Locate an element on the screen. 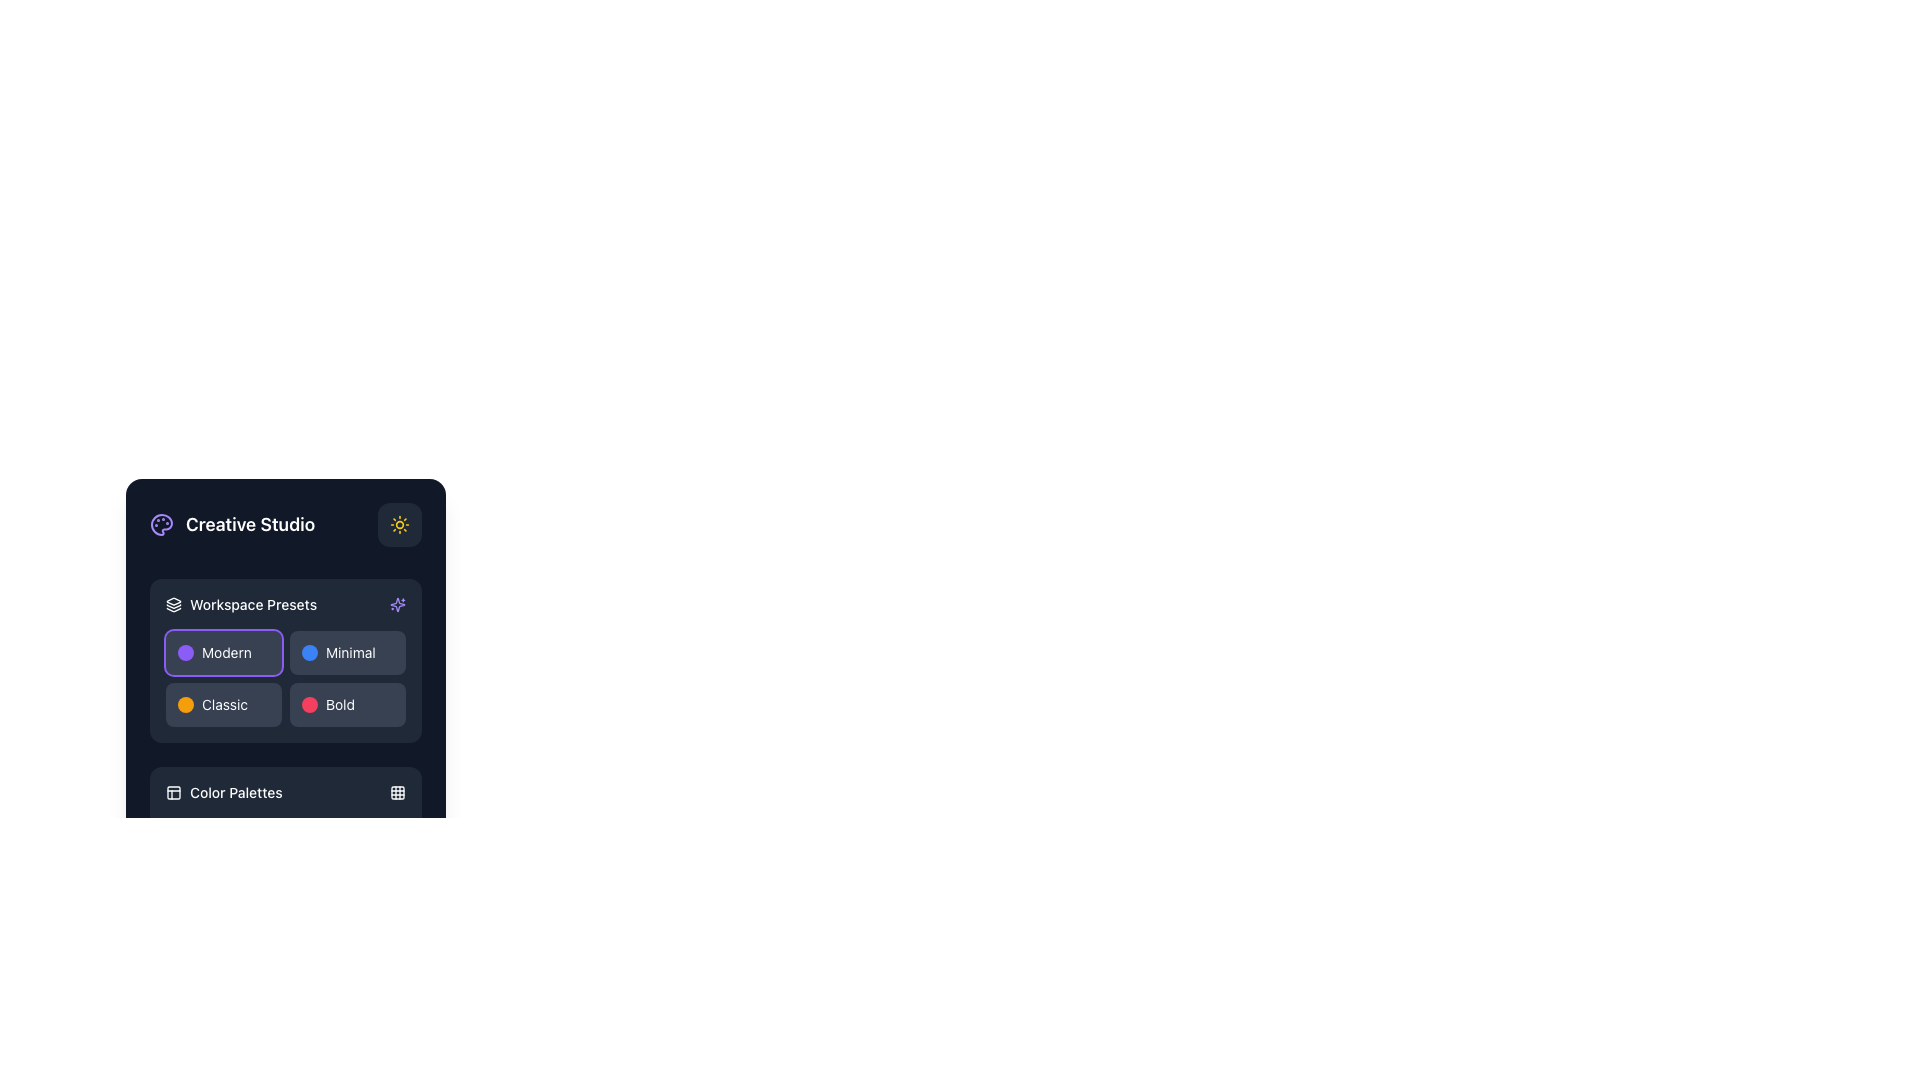  the icon shaped like layered rectangles, which is located on the left side of the toolbar beside the text 'Workspace Presets' is located at coordinates (173, 604).